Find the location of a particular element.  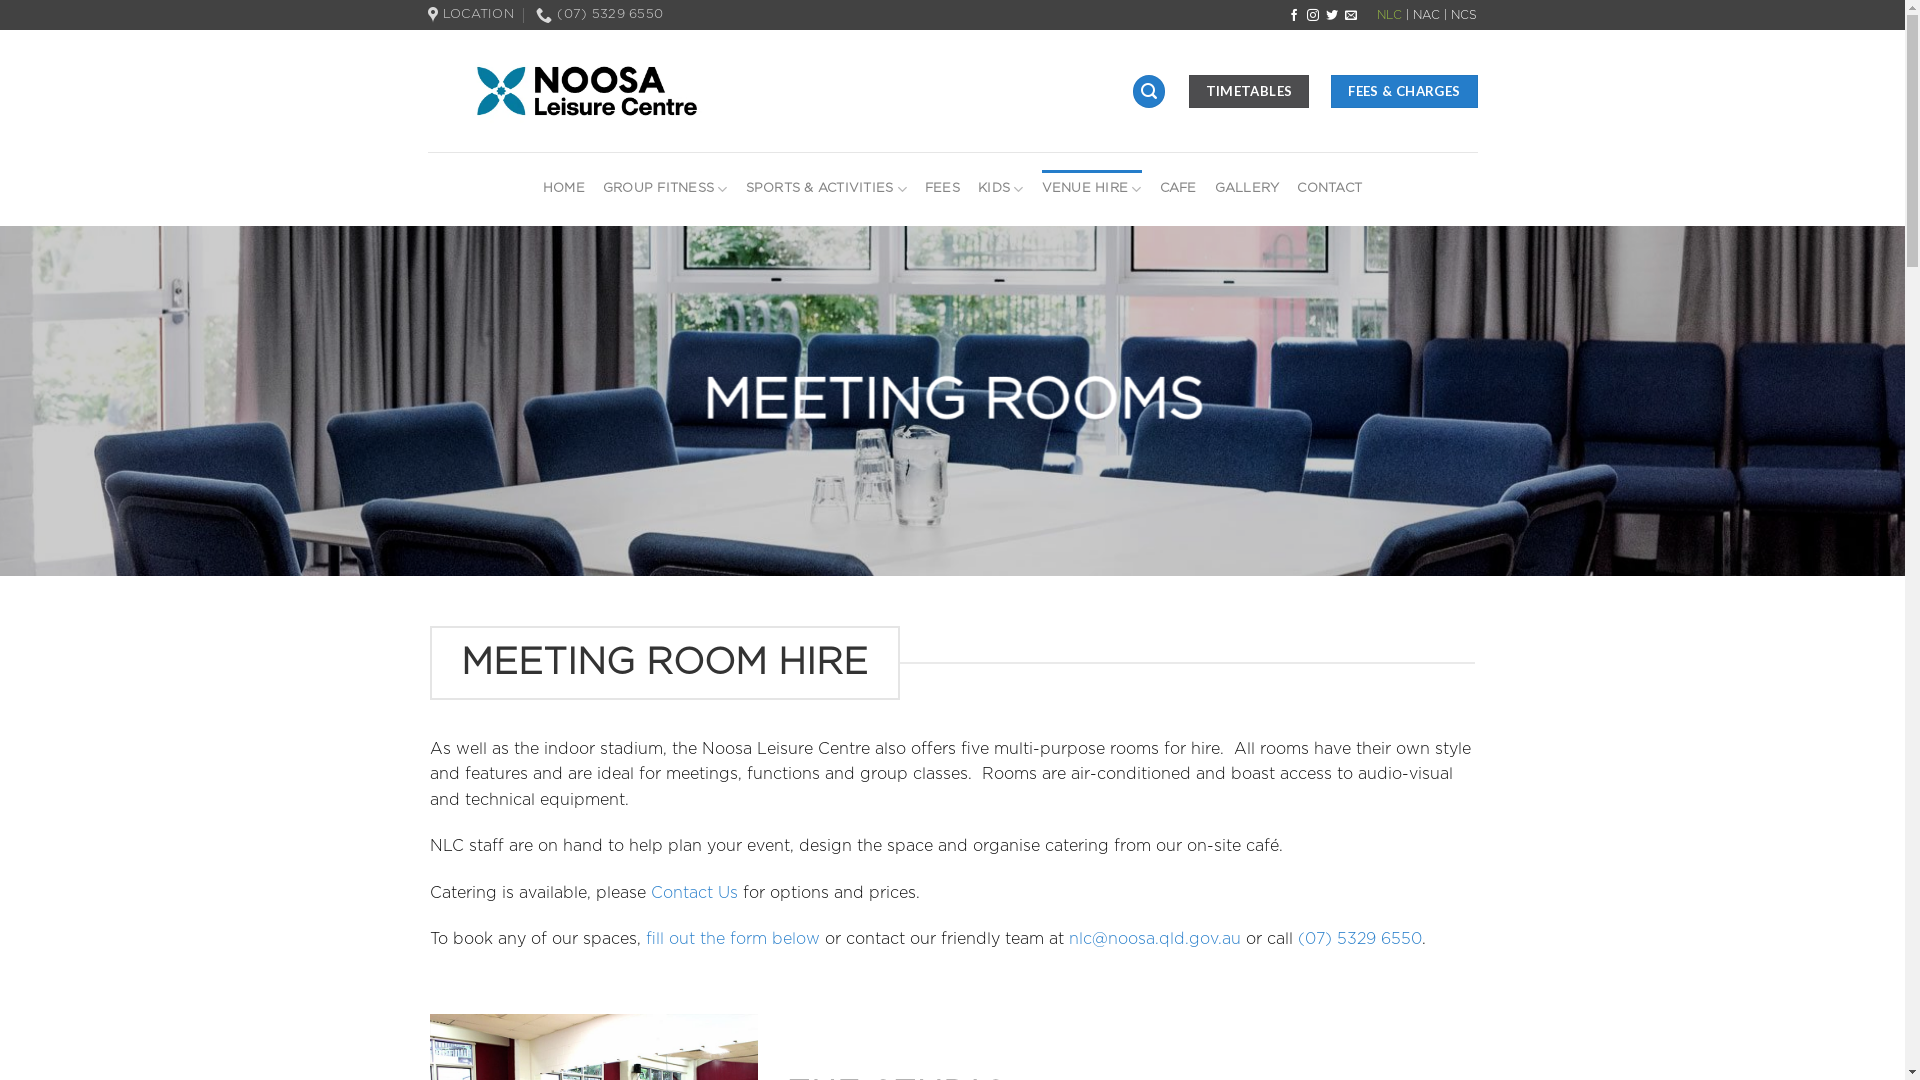

'VENUE HIRE' is located at coordinates (1091, 189).